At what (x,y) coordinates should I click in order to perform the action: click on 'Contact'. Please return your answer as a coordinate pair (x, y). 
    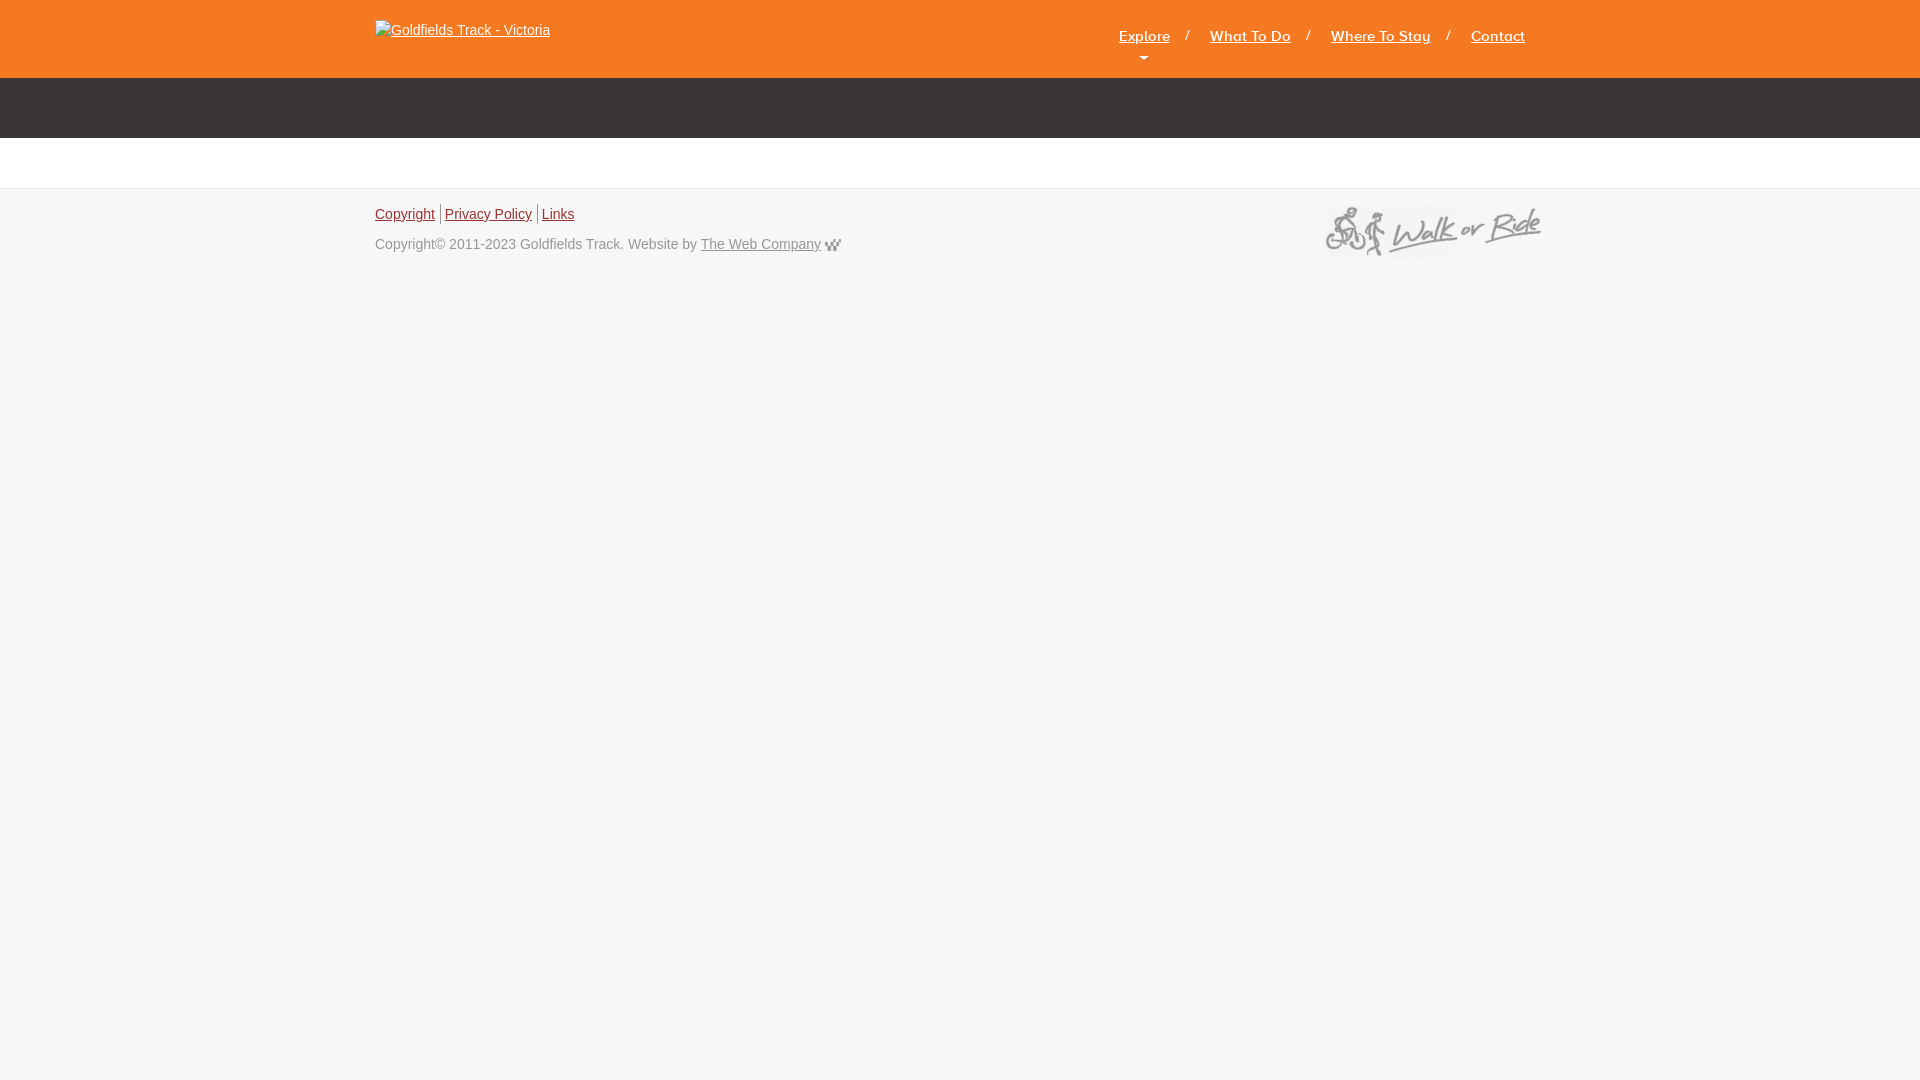
    Looking at the image, I should click on (1497, 36).